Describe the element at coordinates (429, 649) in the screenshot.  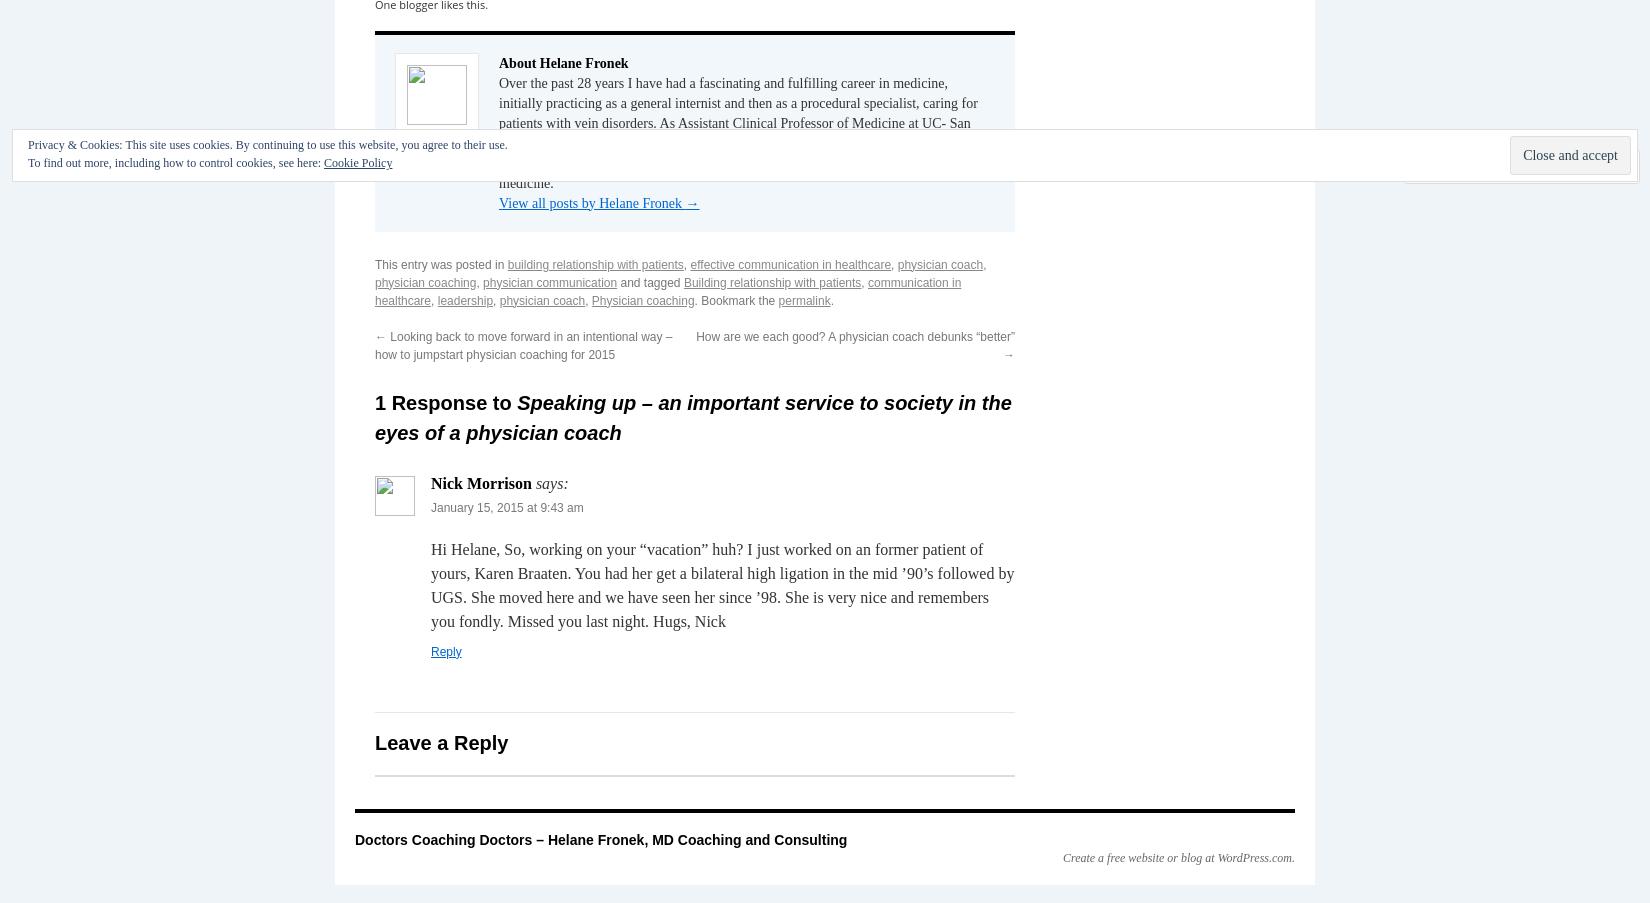
I see `'Reply'` at that location.